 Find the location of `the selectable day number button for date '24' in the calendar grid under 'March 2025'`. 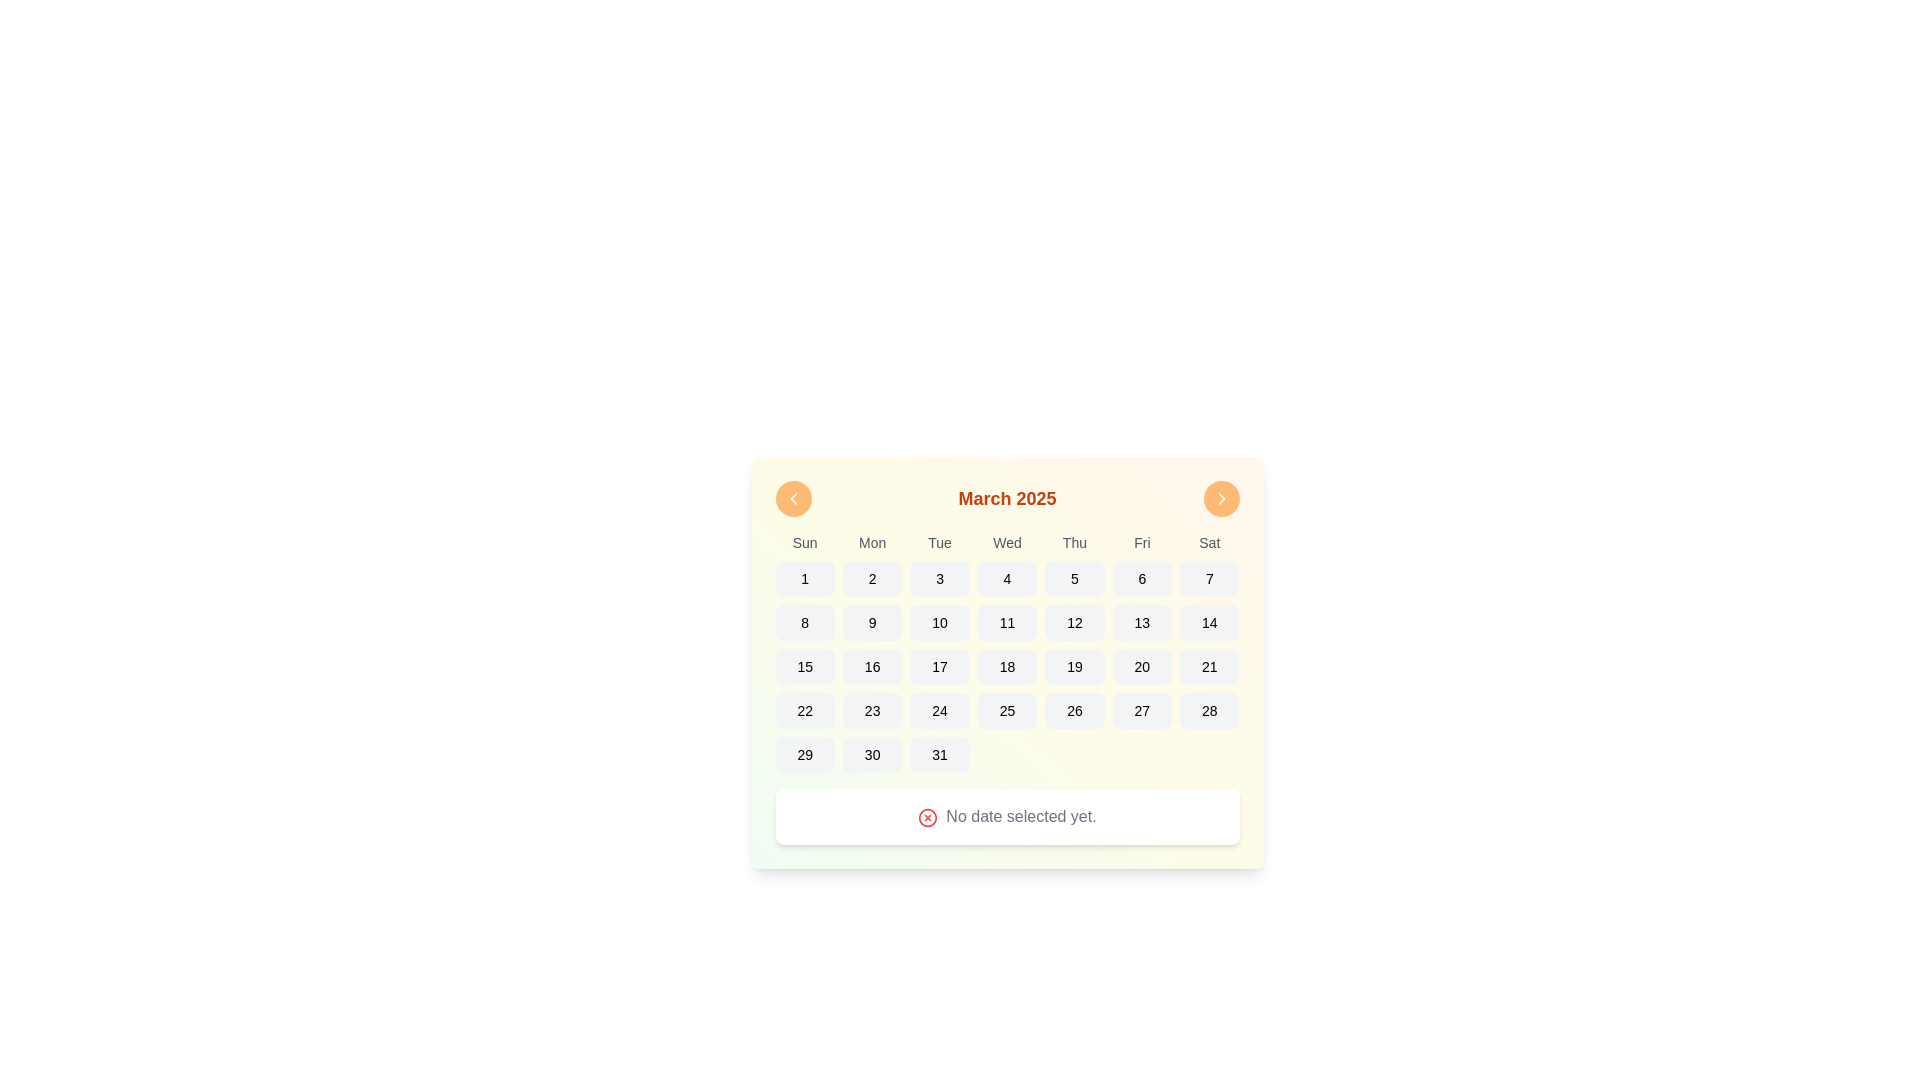

the selectable day number button for date '24' in the calendar grid under 'March 2025' is located at coordinates (939, 709).